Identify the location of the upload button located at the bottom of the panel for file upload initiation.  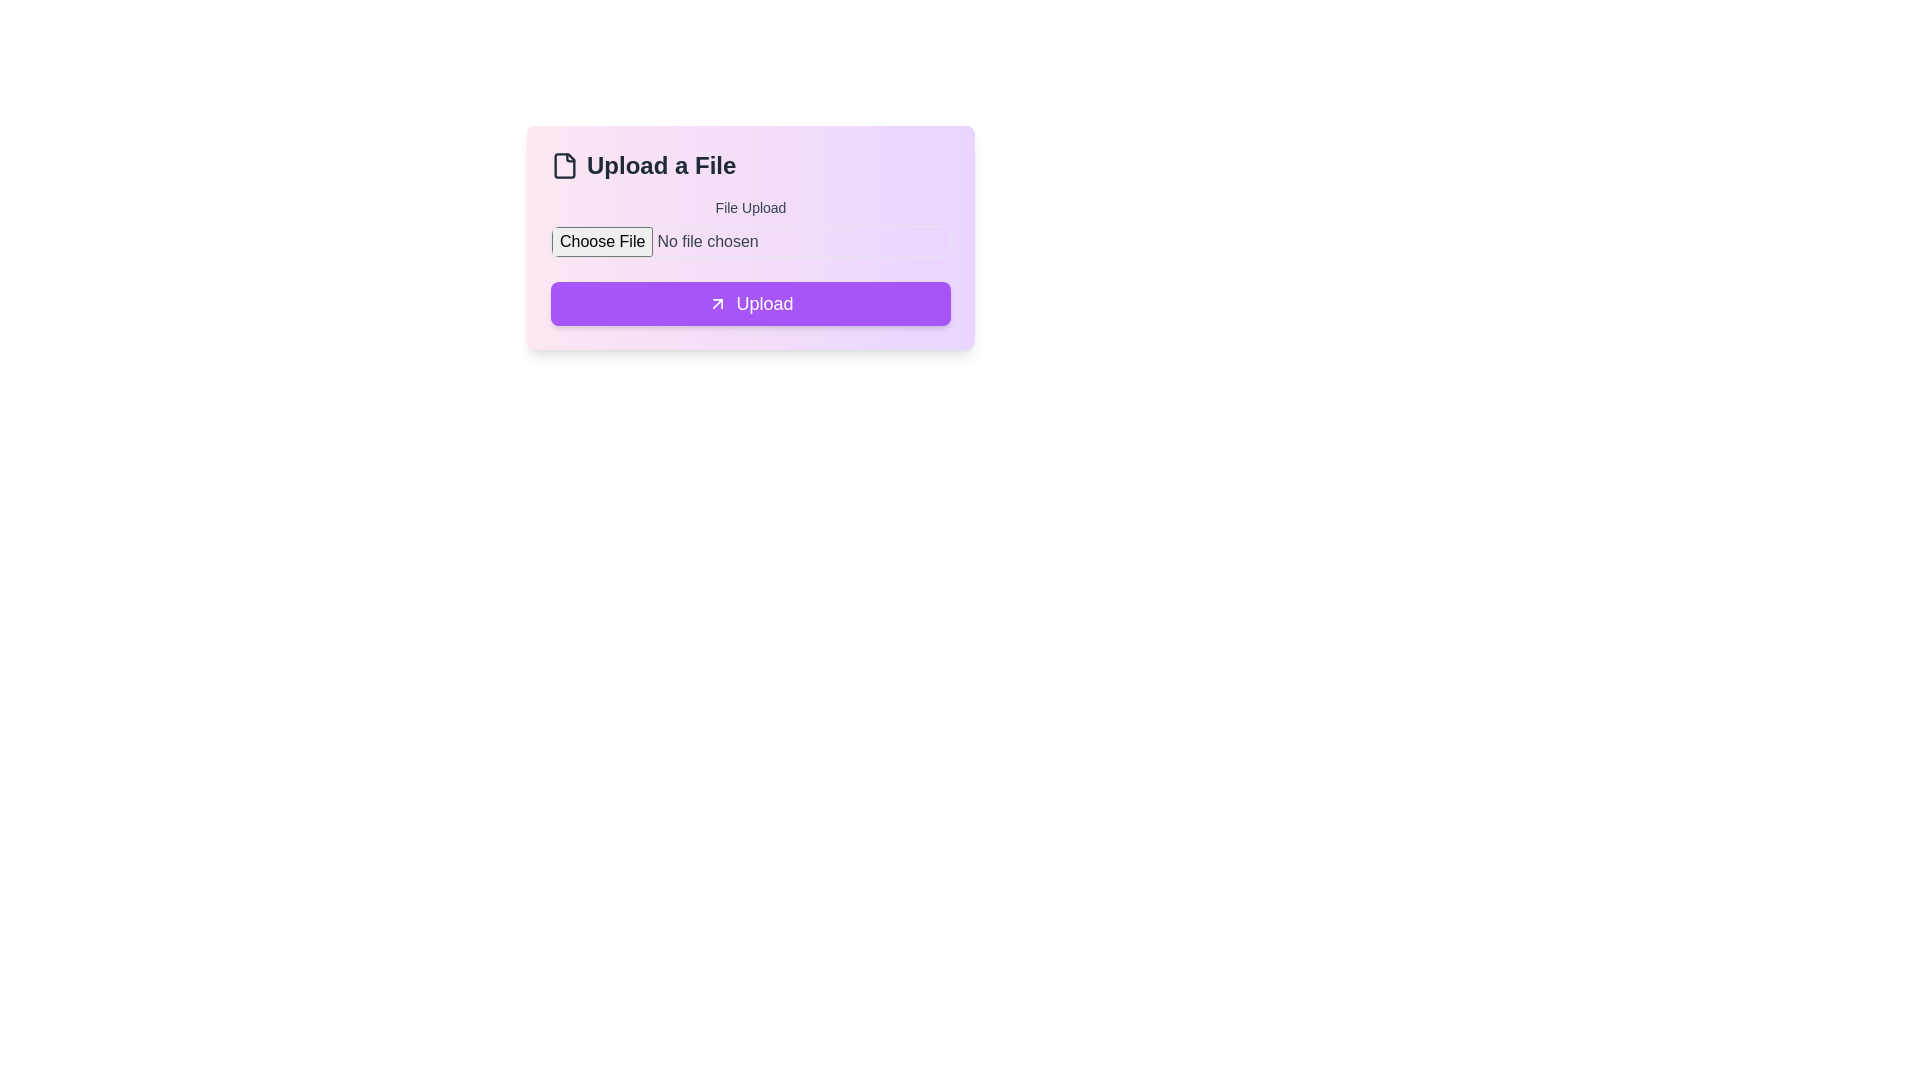
(749, 304).